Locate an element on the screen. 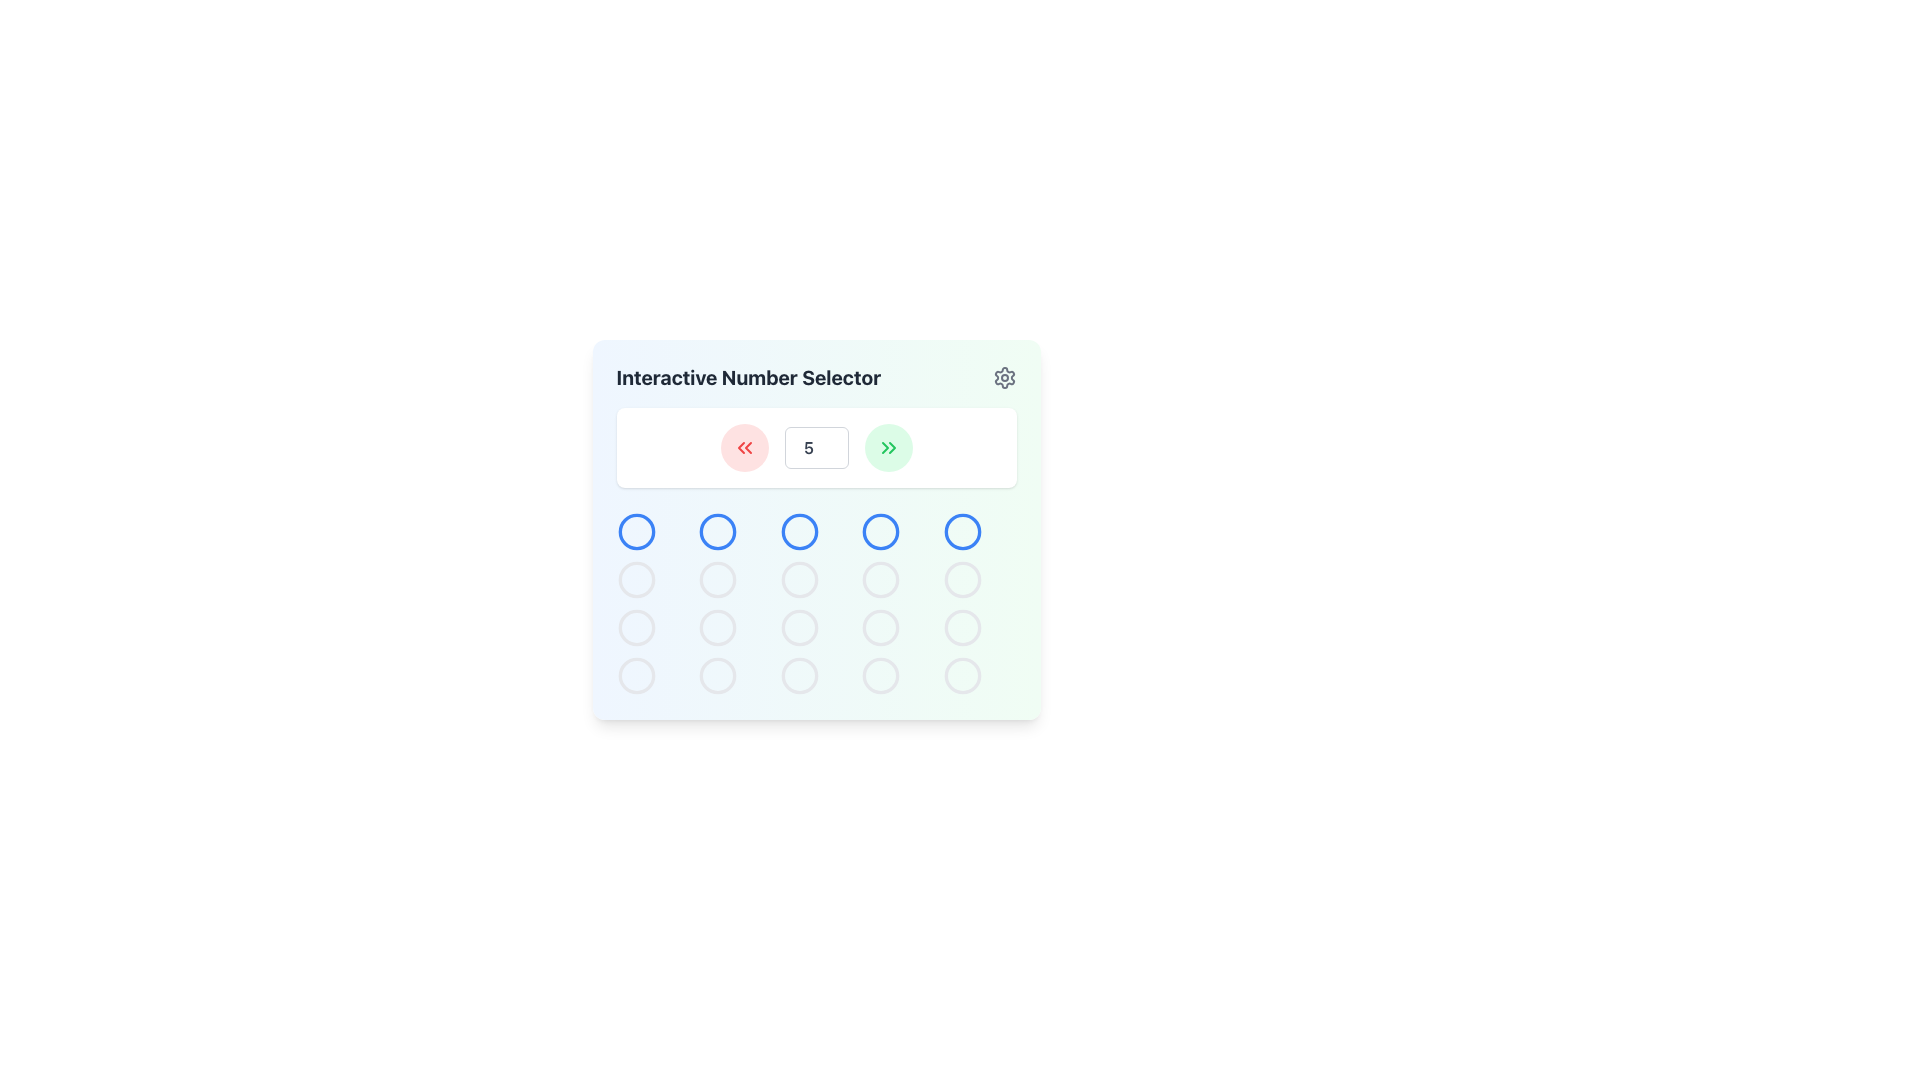  the state of the Decorative Indicator, which is the fourth icon in the first row of a 5-column grid layout, representing a selected or highlighted option is located at coordinates (880, 531).